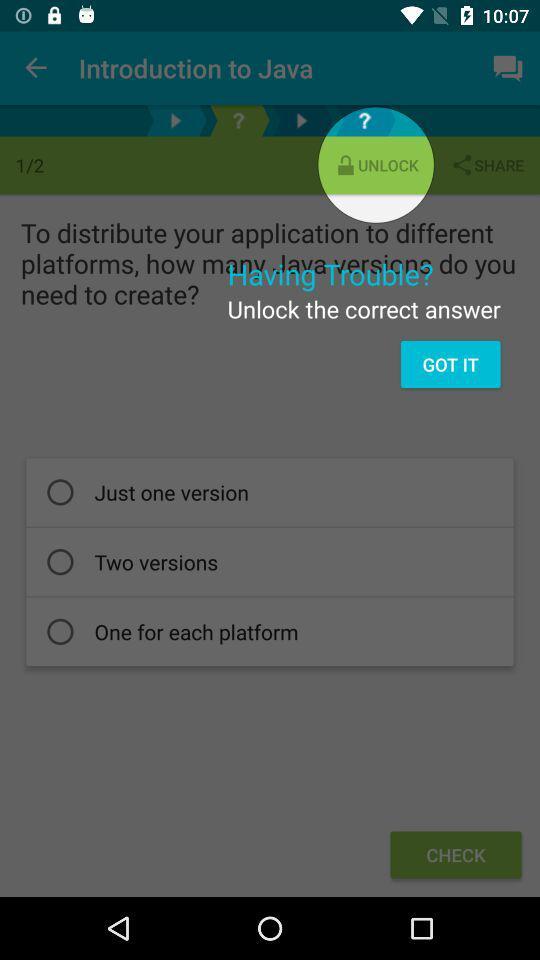 This screenshot has width=540, height=960. Describe the element at coordinates (175, 120) in the screenshot. I see `this button` at that location.